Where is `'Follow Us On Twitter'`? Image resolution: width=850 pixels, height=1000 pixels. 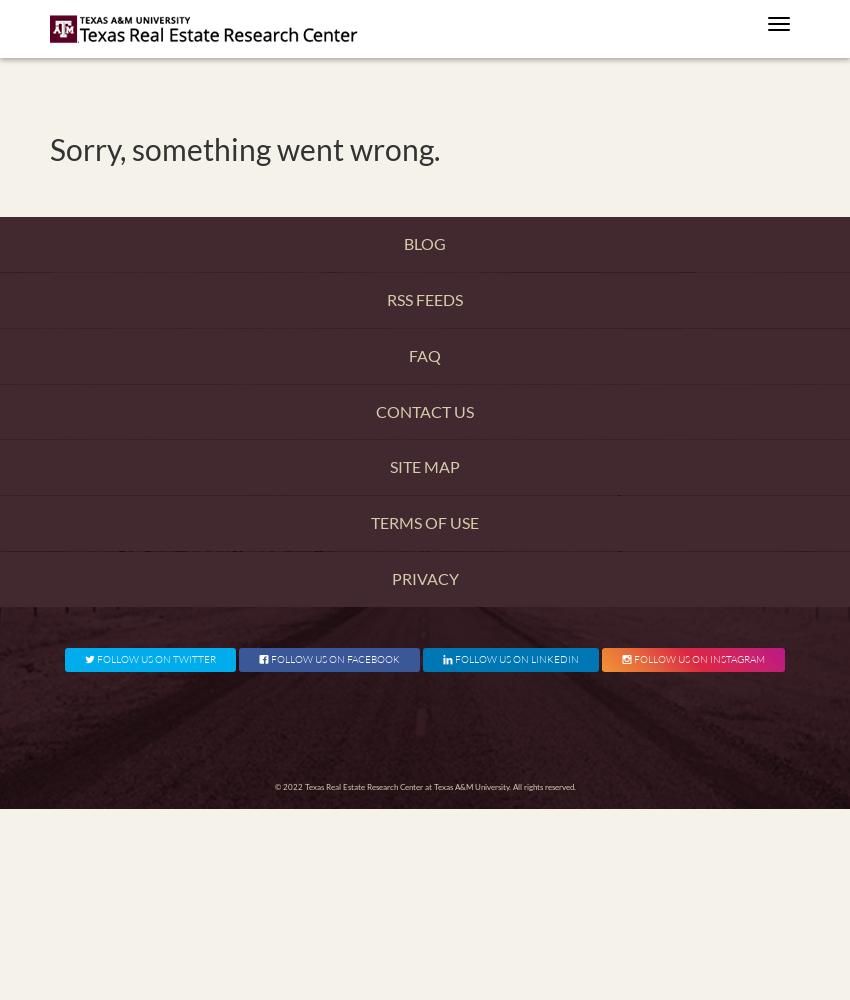 'Follow Us On Twitter' is located at coordinates (155, 658).